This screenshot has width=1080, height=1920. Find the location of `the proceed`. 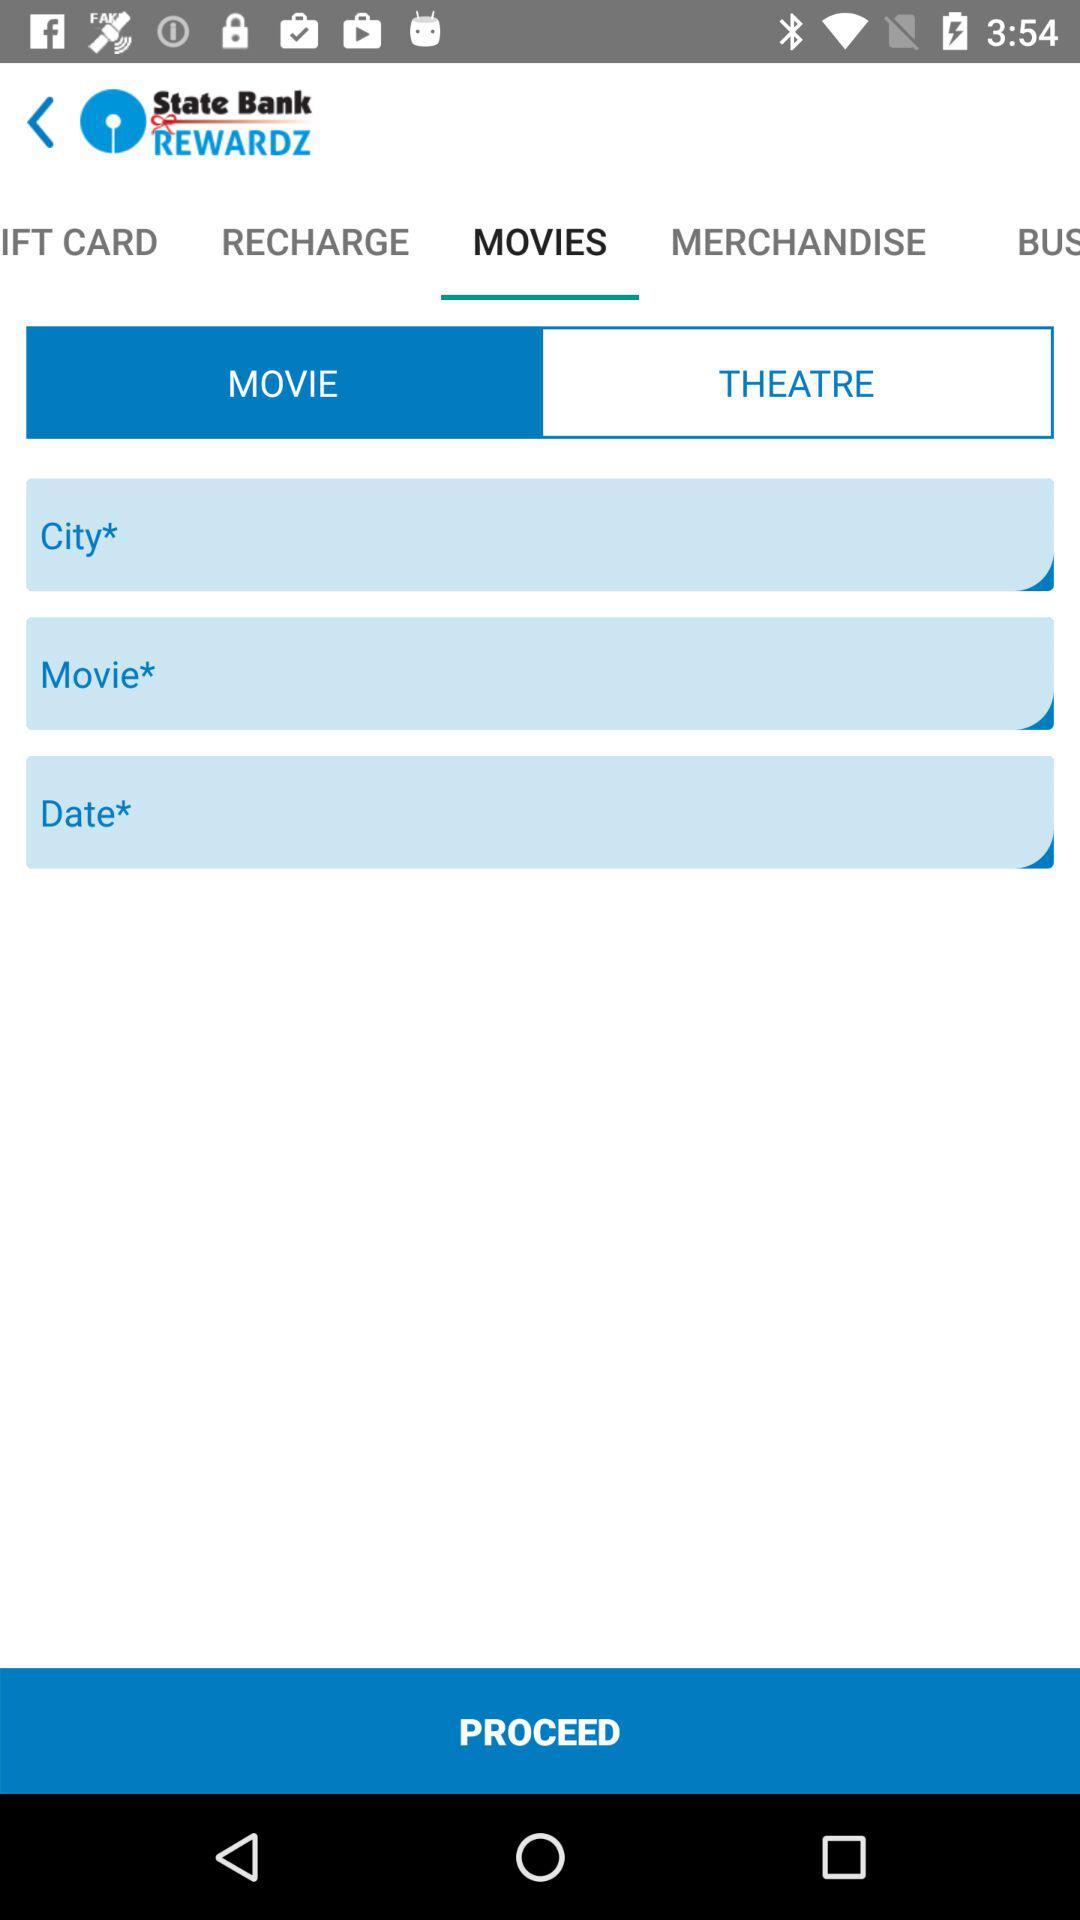

the proceed is located at coordinates (540, 1730).